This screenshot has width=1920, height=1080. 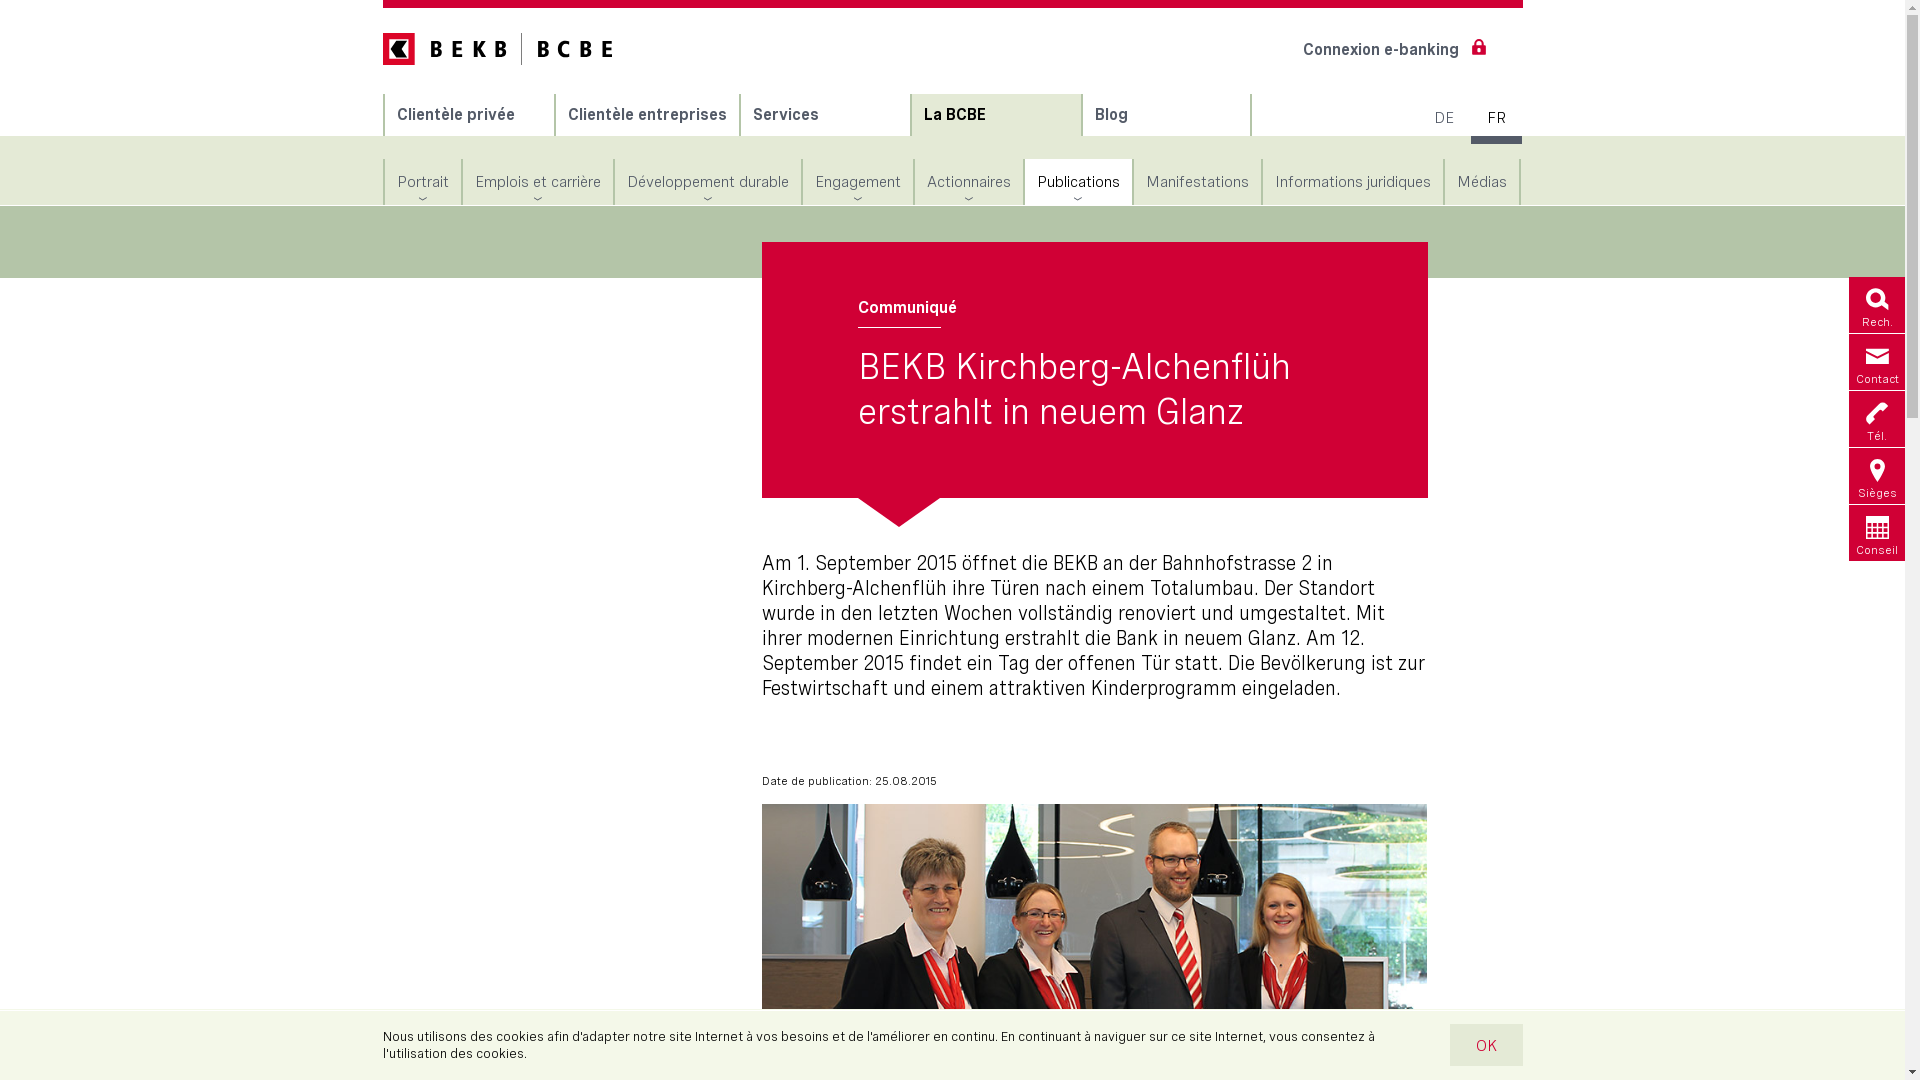 What do you see at coordinates (1484, 1044) in the screenshot?
I see `'OK'` at bounding box center [1484, 1044].